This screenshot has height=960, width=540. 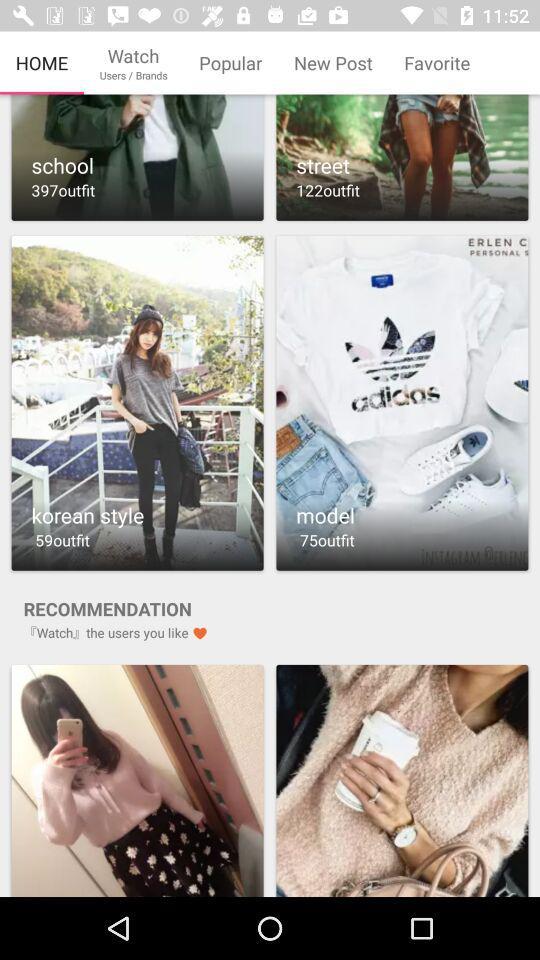 I want to click on the image representing model 75outfit, so click(x=402, y=402).